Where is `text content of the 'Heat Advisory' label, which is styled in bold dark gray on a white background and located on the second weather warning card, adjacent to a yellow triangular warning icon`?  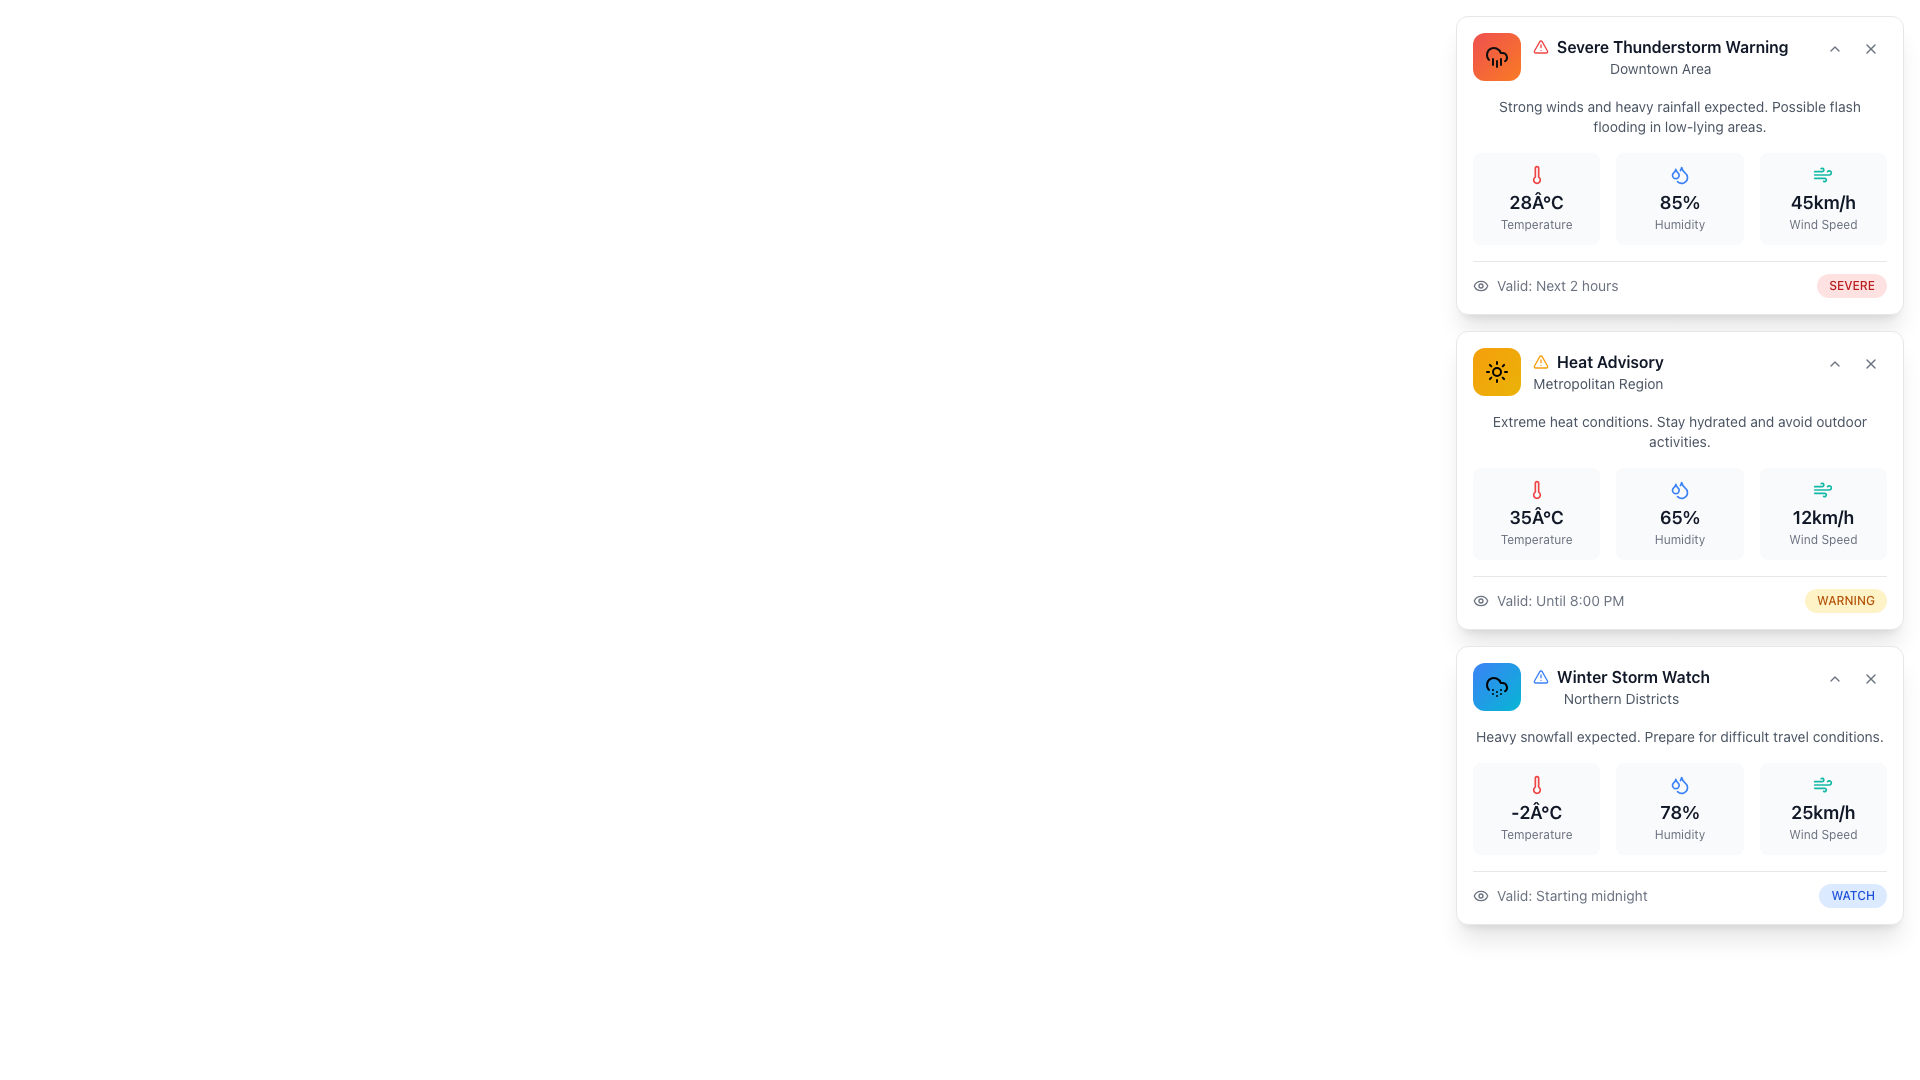
text content of the 'Heat Advisory' label, which is styled in bold dark gray on a white background and located on the second weather warning card, adjacent to a yellow triangular warning icon is located at coordinates (1610, 362).